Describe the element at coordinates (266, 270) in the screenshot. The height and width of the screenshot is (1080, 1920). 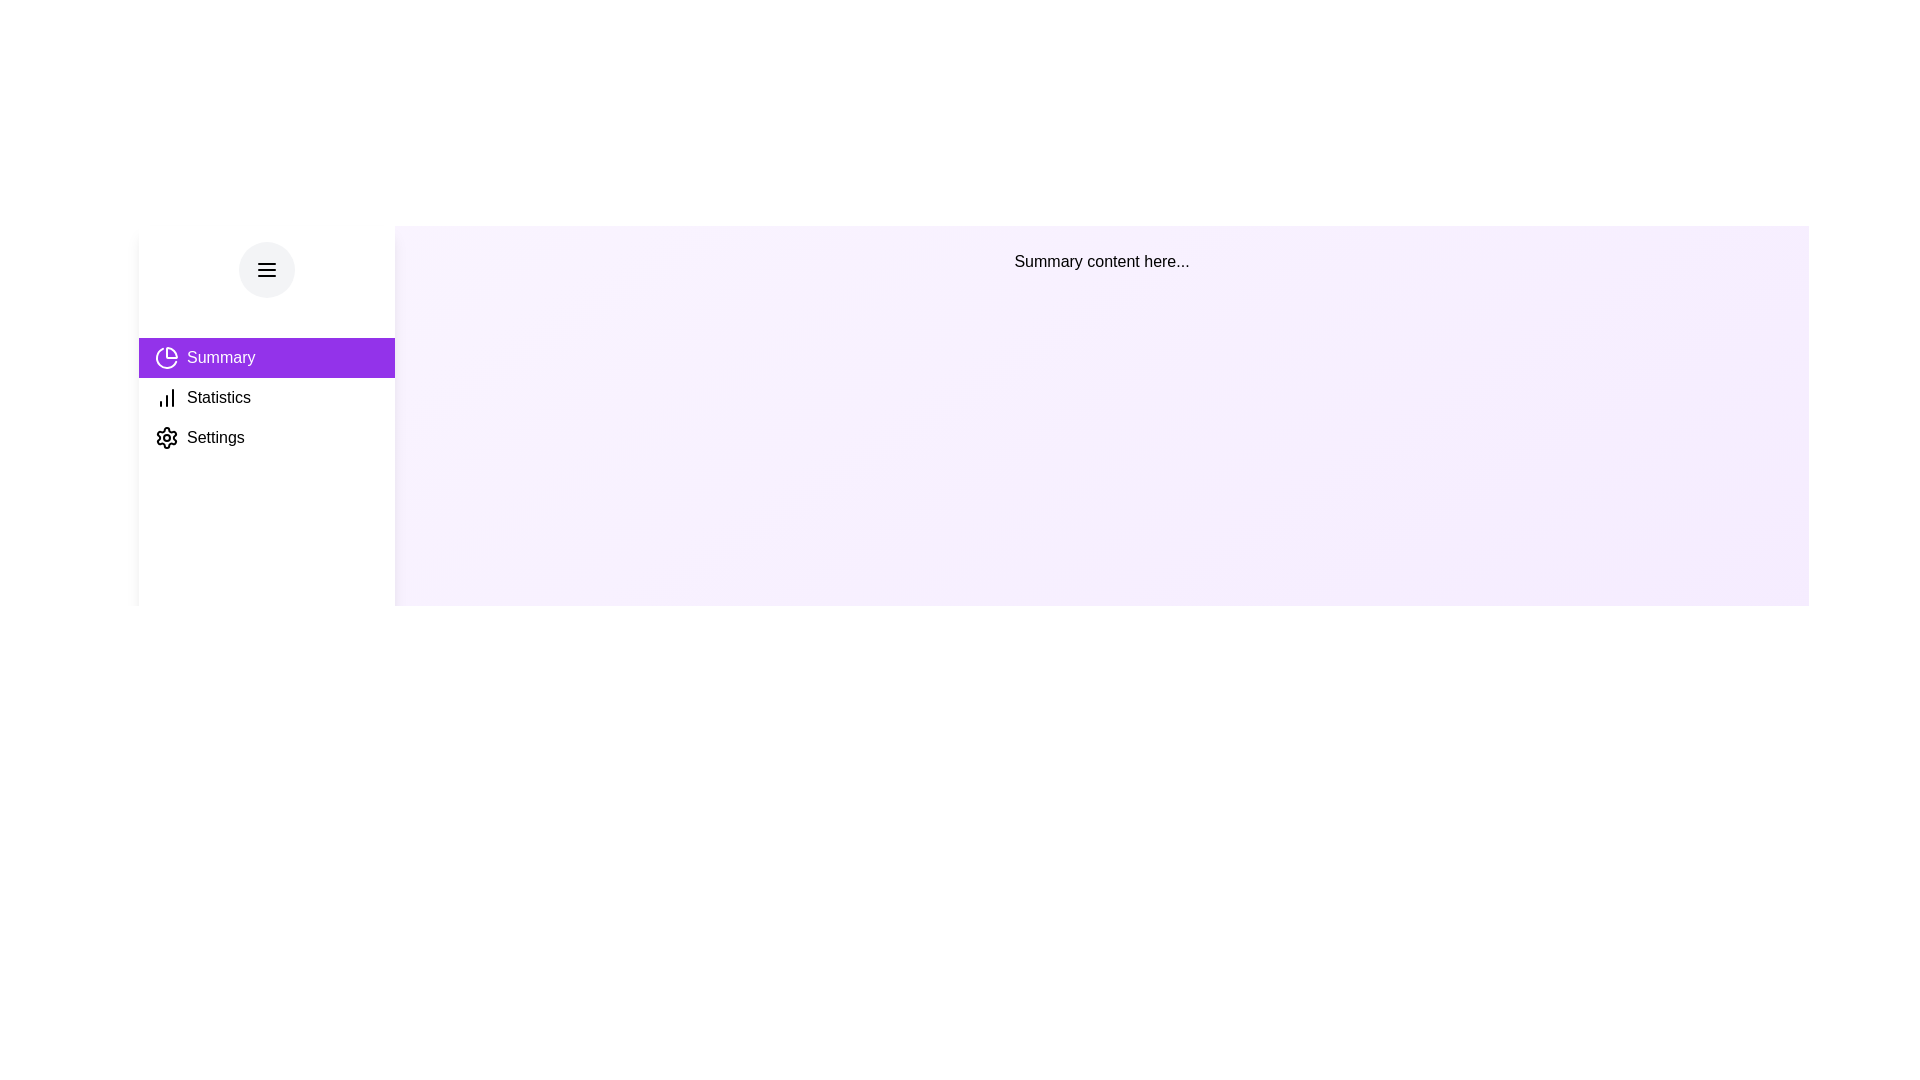
I see `the menu button to toggle the menu visibility` at that location.